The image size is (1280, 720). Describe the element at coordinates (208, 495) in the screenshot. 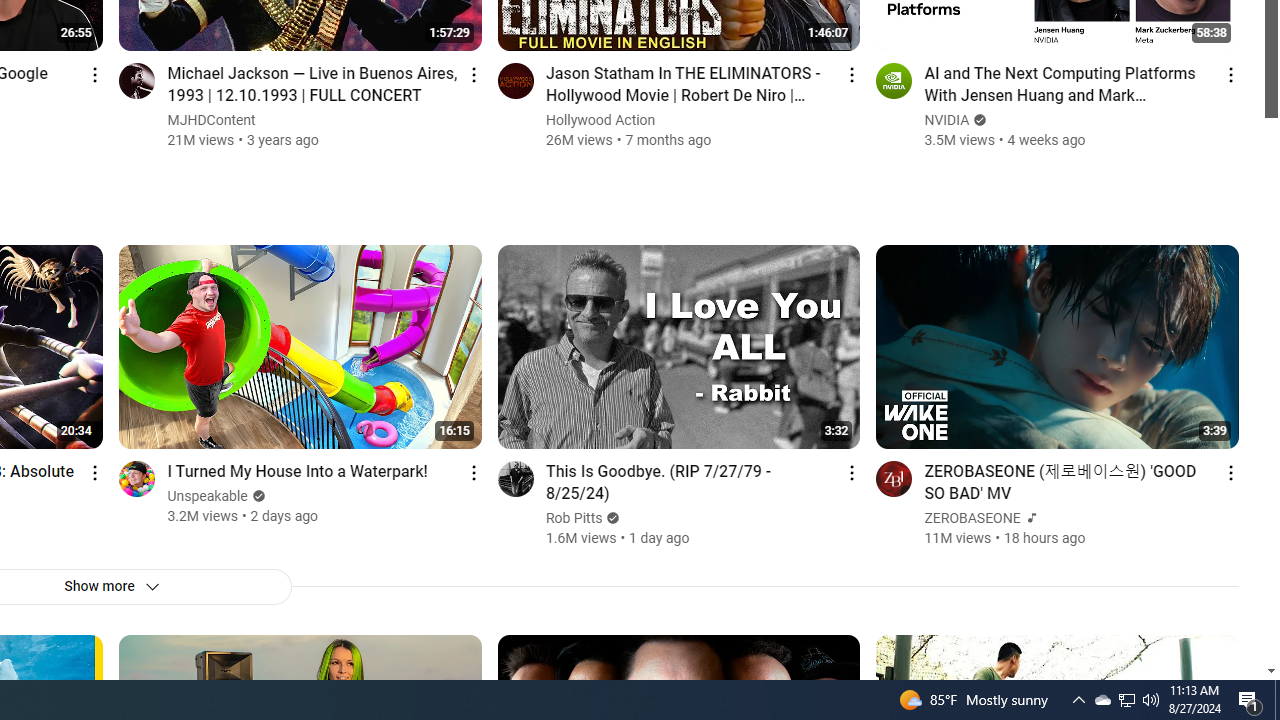

I see `'Unspeakable'` at that location.